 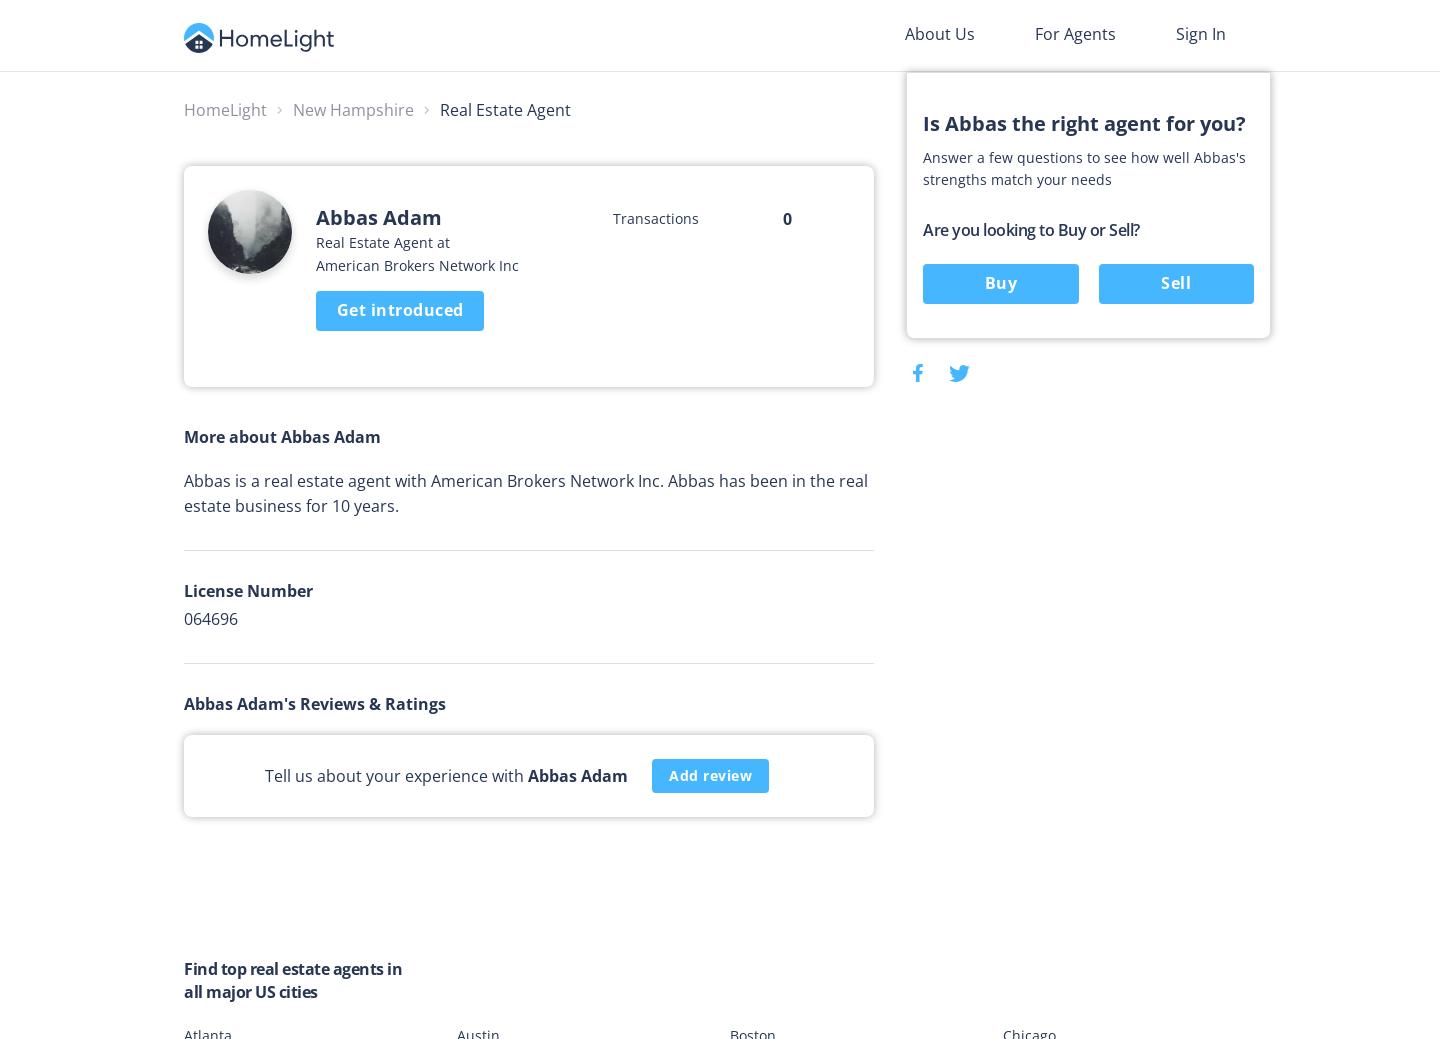 I want to click on 'Real Estate Agent', so click(x=440, y=109).